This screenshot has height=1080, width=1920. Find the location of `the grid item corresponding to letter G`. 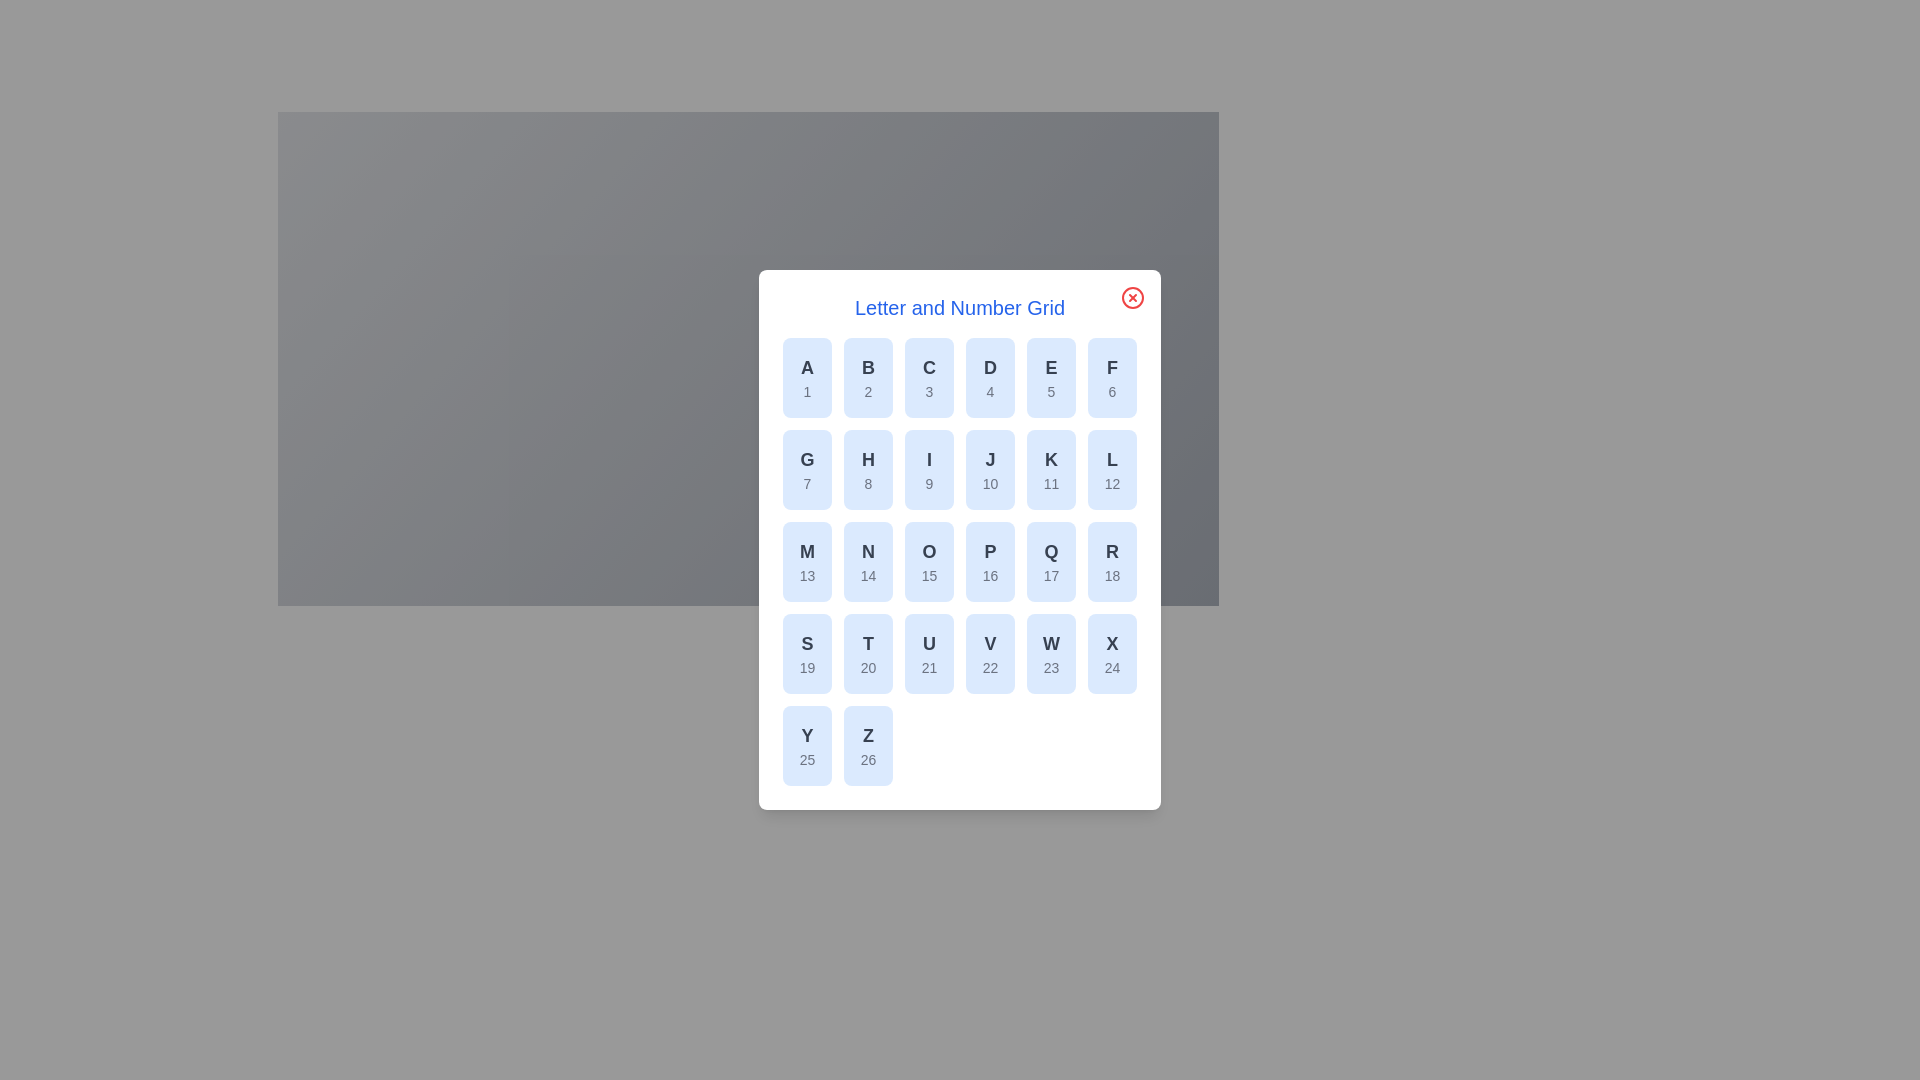

the grid item corresponding to letter G is located at coordinates (807, 470).